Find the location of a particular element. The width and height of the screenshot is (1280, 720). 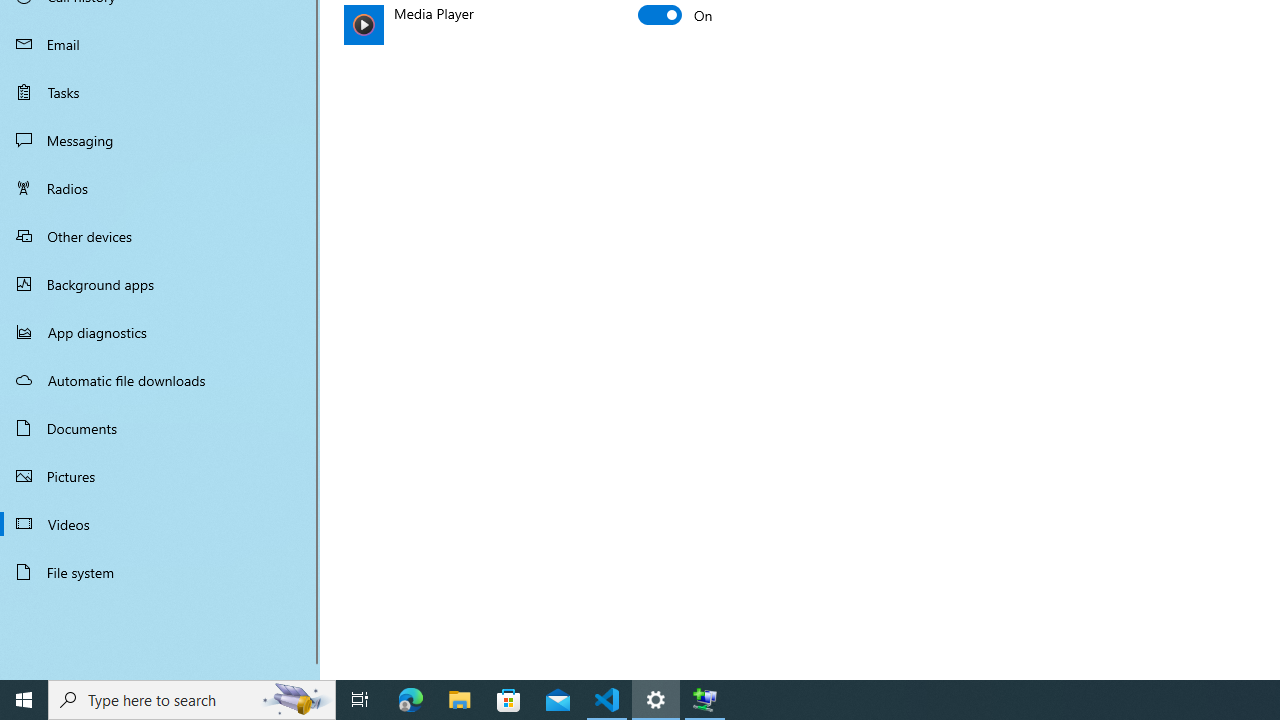

'Email' is located at coordinates (160, 43).